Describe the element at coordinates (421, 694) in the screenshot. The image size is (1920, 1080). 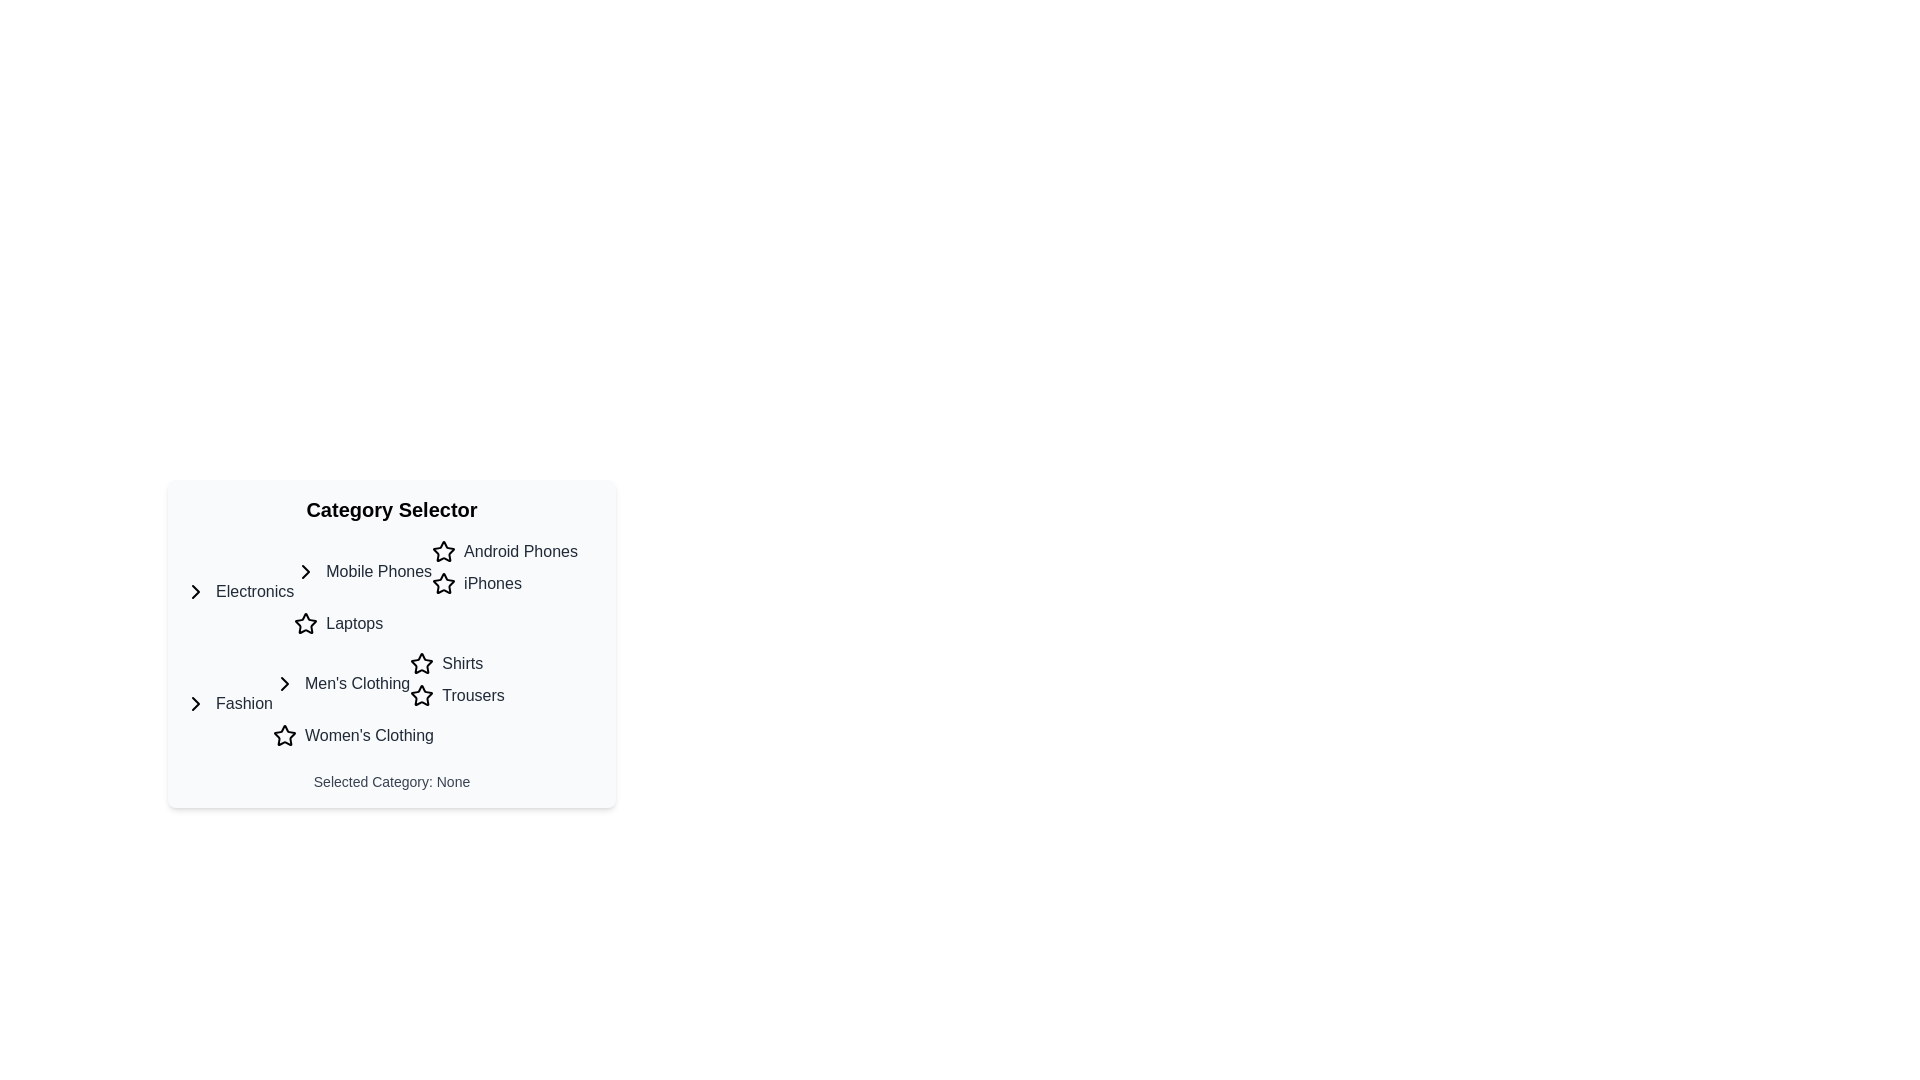
I see `the star icon located to the left of the 'Trousers' text in the 'Men's Clothing' section under the 'Fashion' category` at that location.